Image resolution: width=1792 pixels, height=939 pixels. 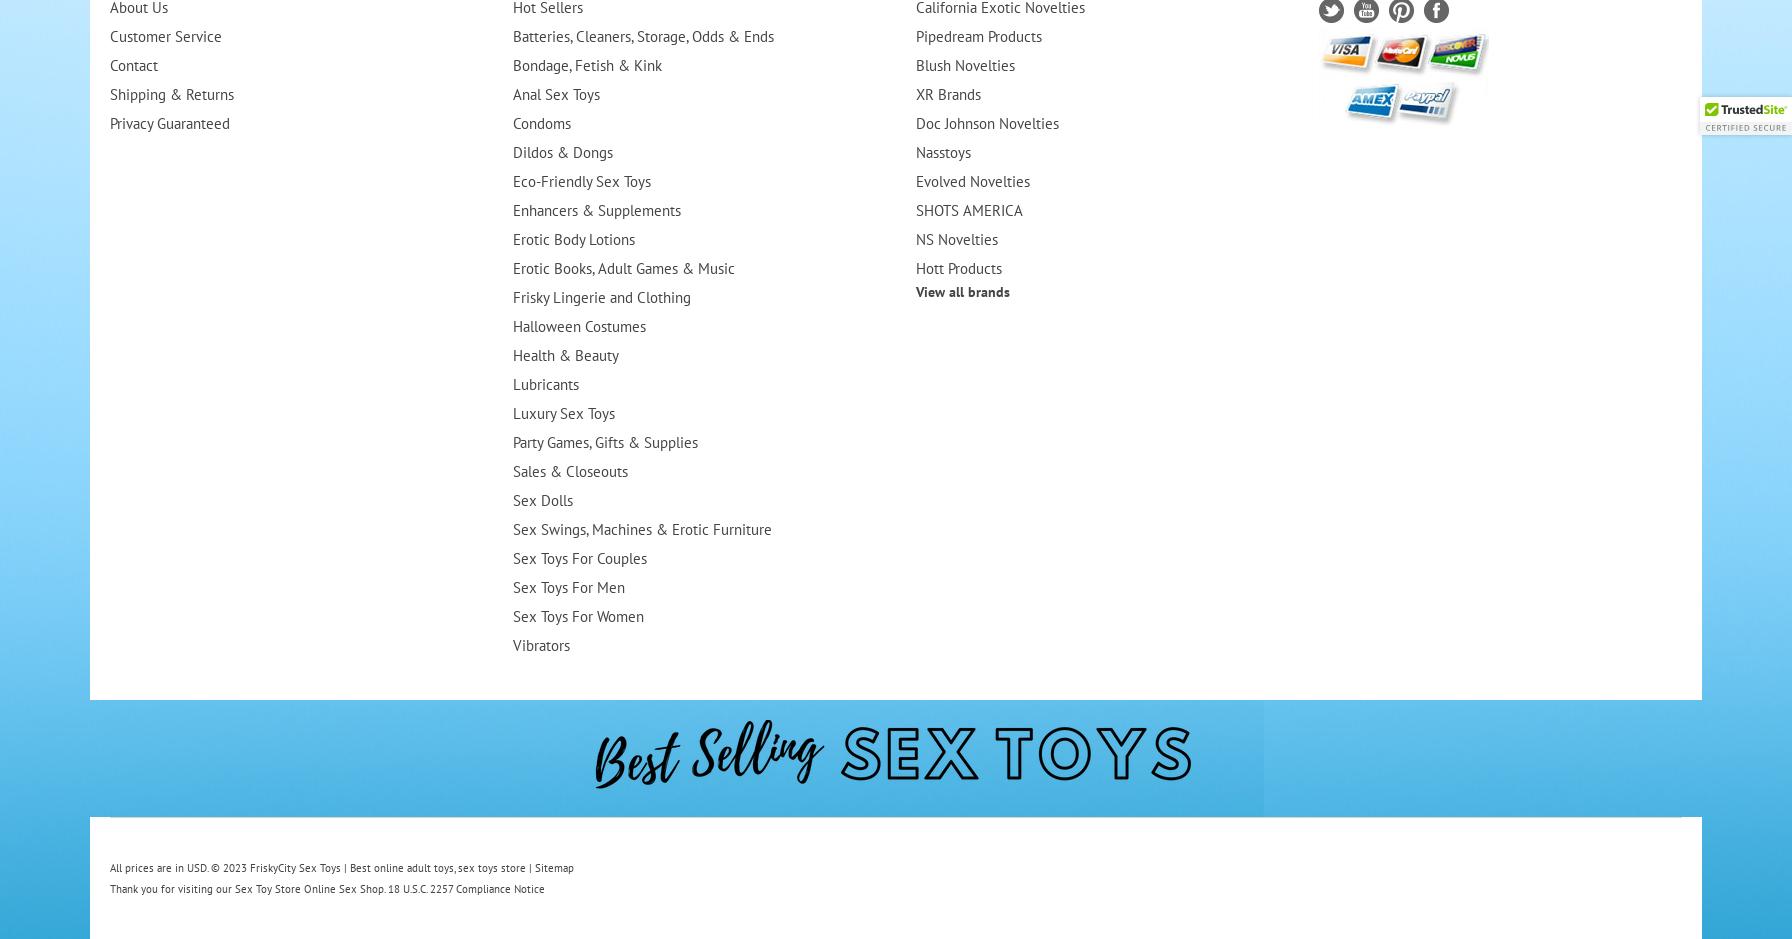 What do you see at coordinates (914, 209) in the screenshot?
I see `'SHOTS AMERICA'` at bounding box center [914, 209].